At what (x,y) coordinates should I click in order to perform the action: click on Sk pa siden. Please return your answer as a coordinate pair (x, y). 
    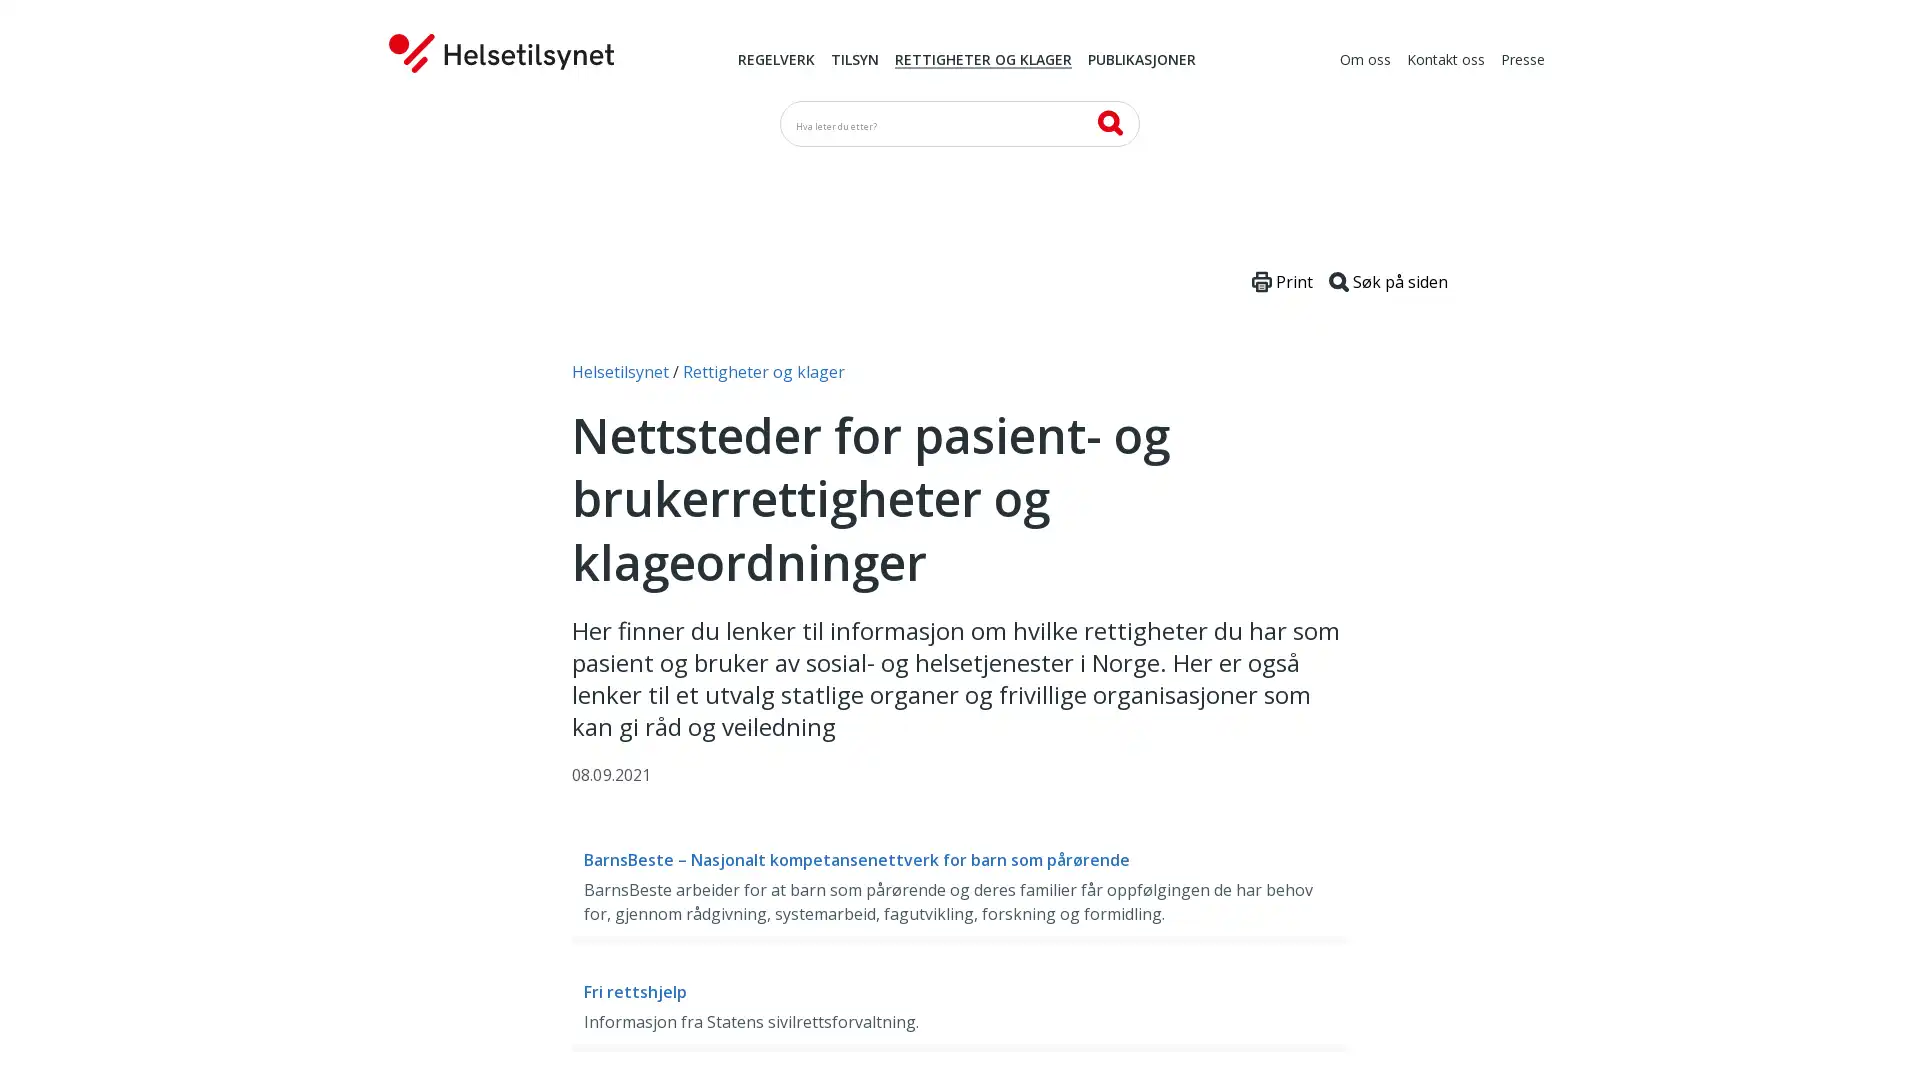
    Looking at the image, I should click on (1387, 281).